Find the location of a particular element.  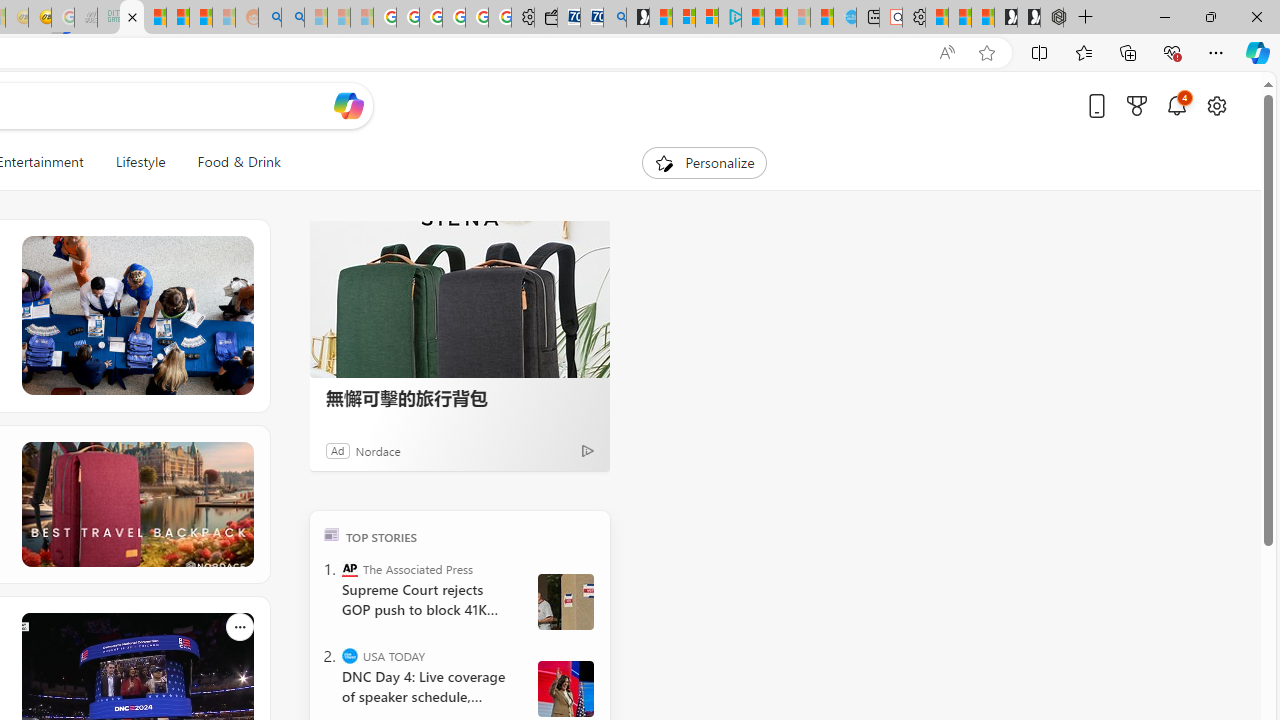

'The Associated Press' is located at coordinates (350, 568).